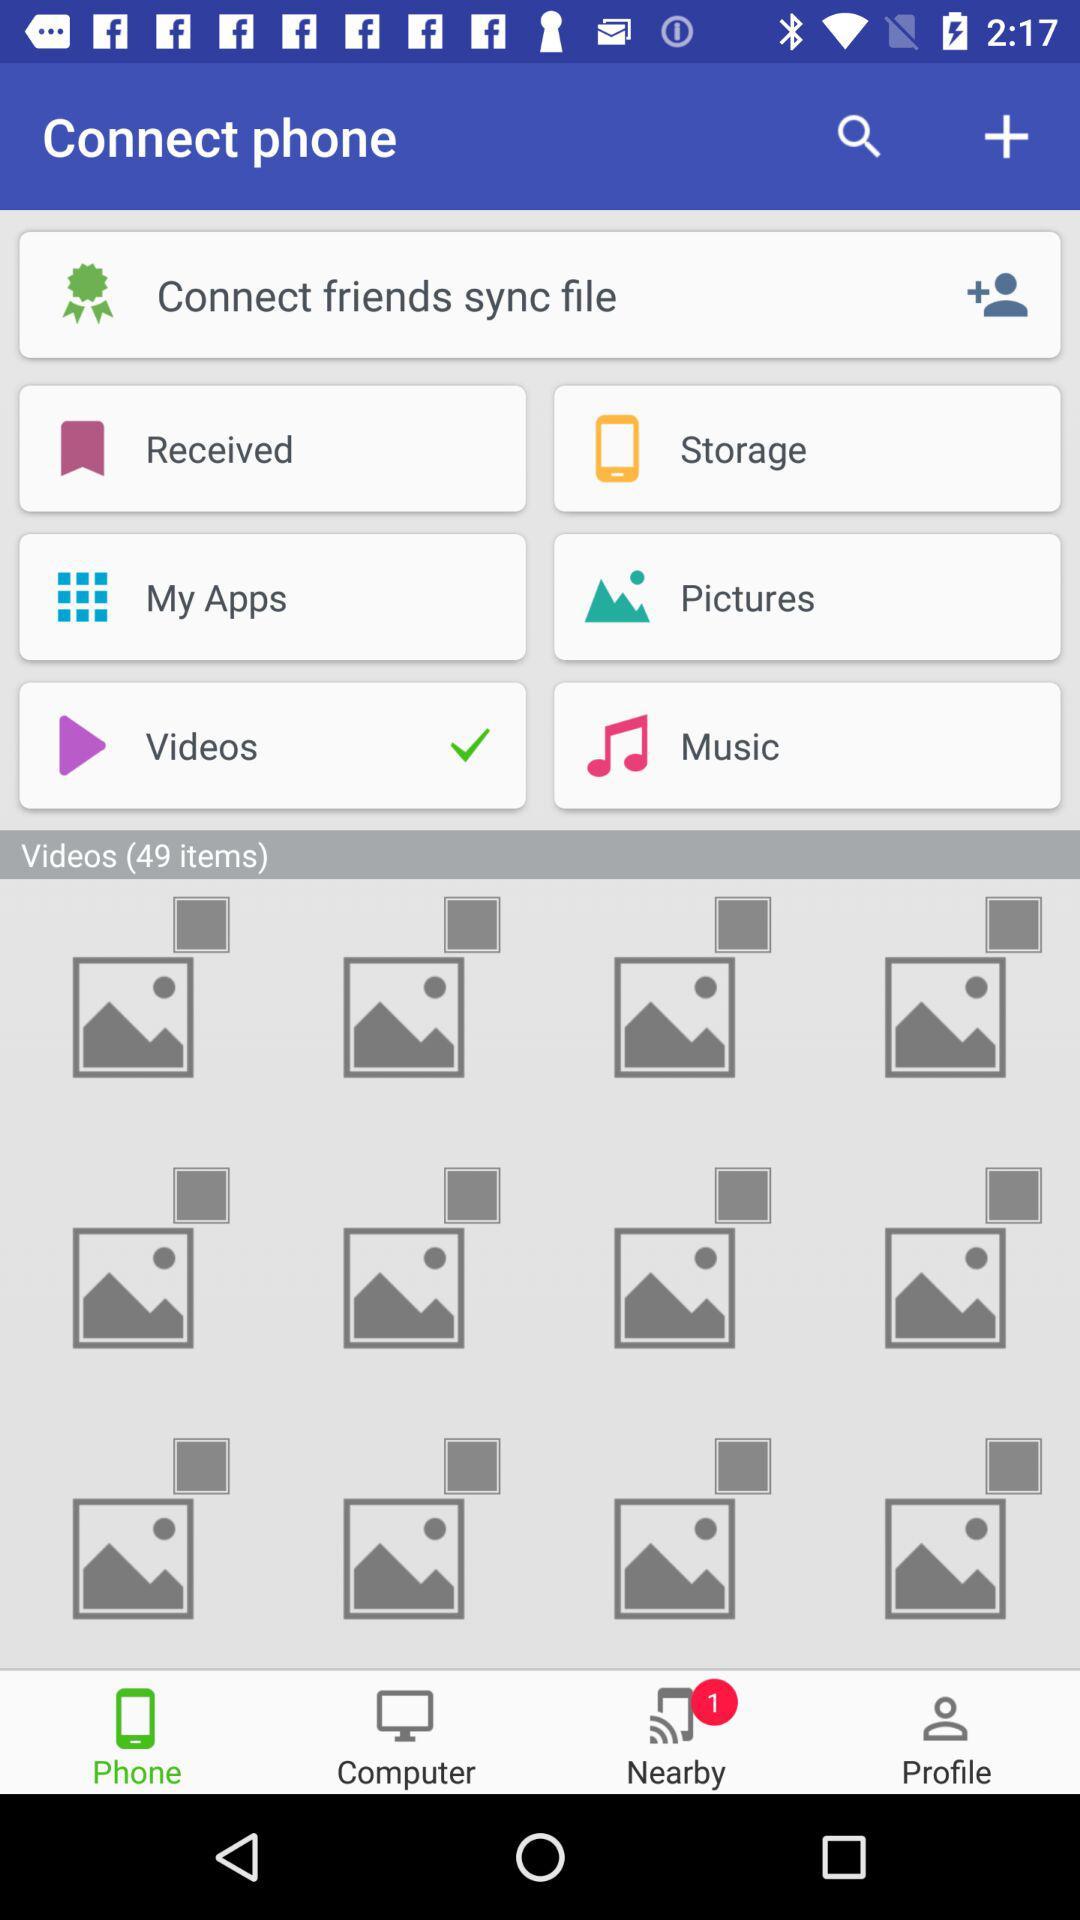  Describe the element at coordinates (1031, 923) in the screenshot. I see `the videos` at that location.